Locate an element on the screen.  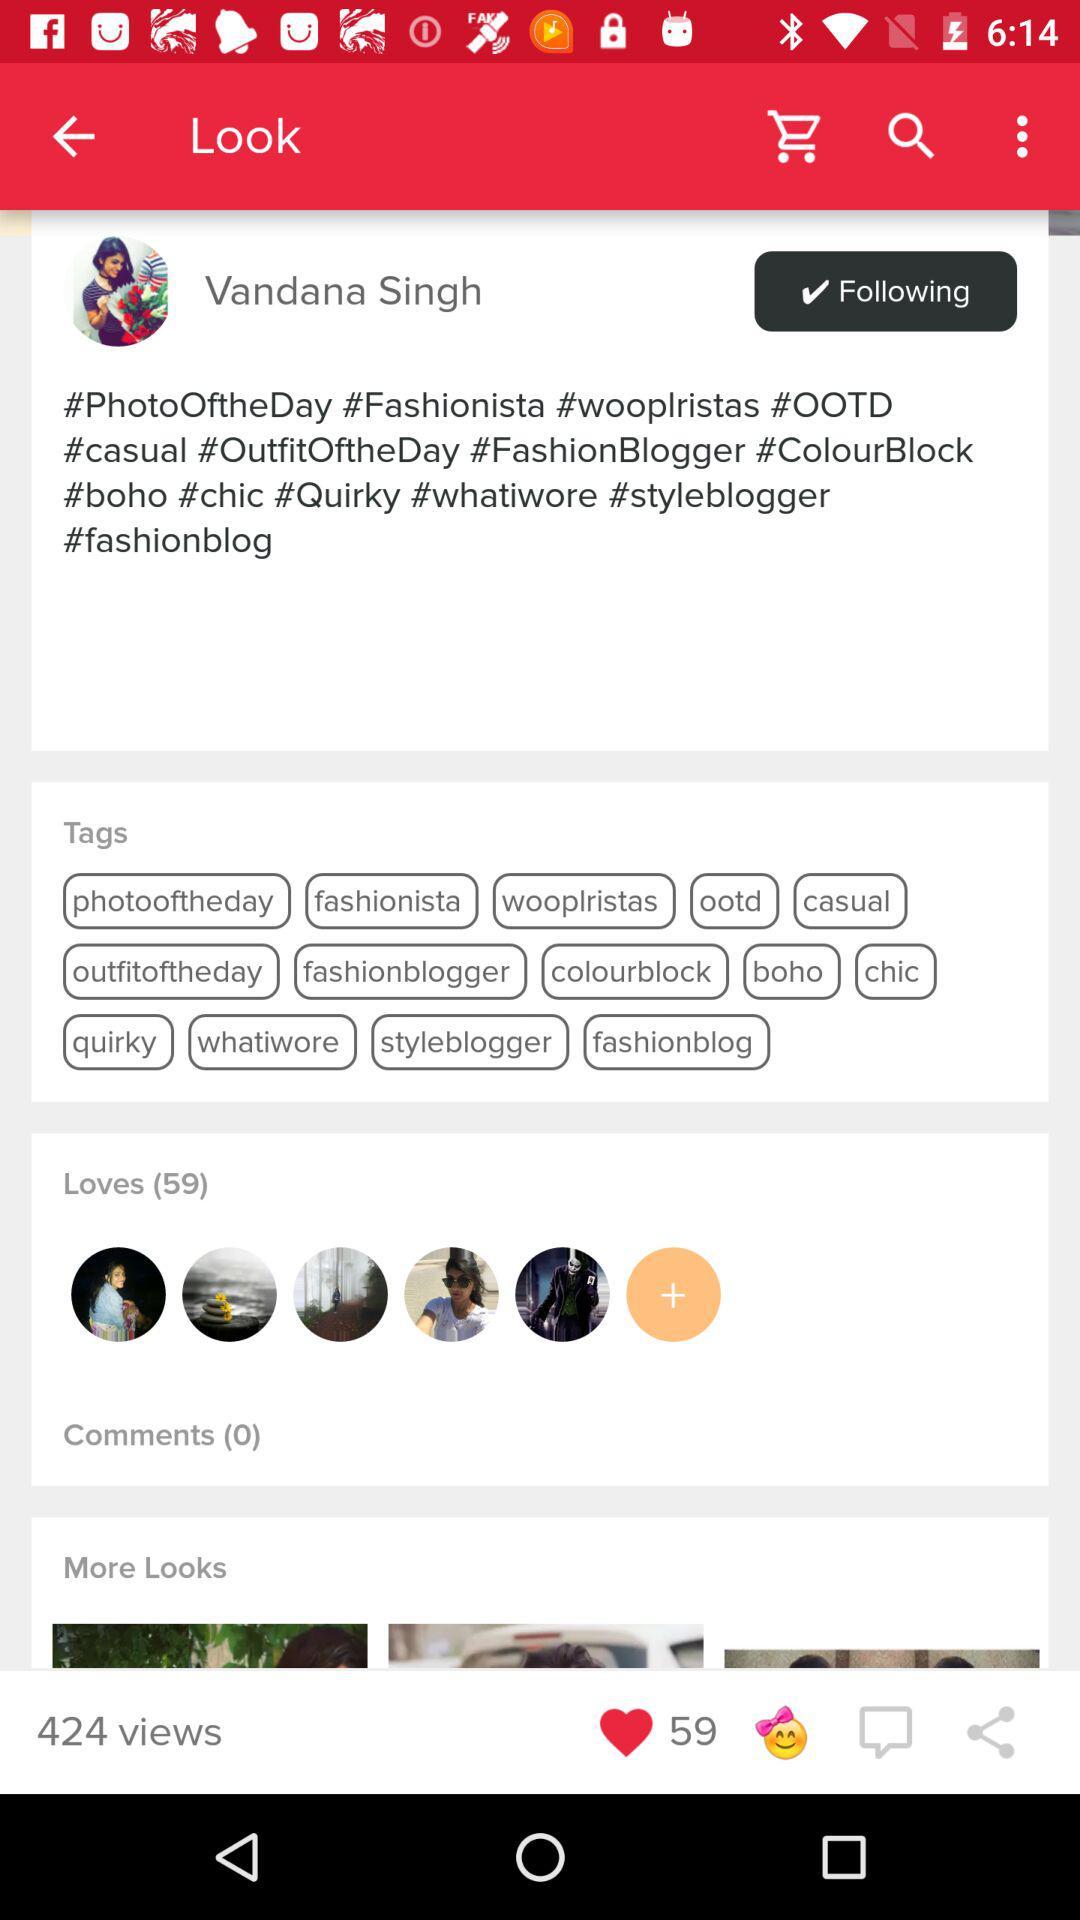
user image thumbnail is located at coordinates (451, 1294).